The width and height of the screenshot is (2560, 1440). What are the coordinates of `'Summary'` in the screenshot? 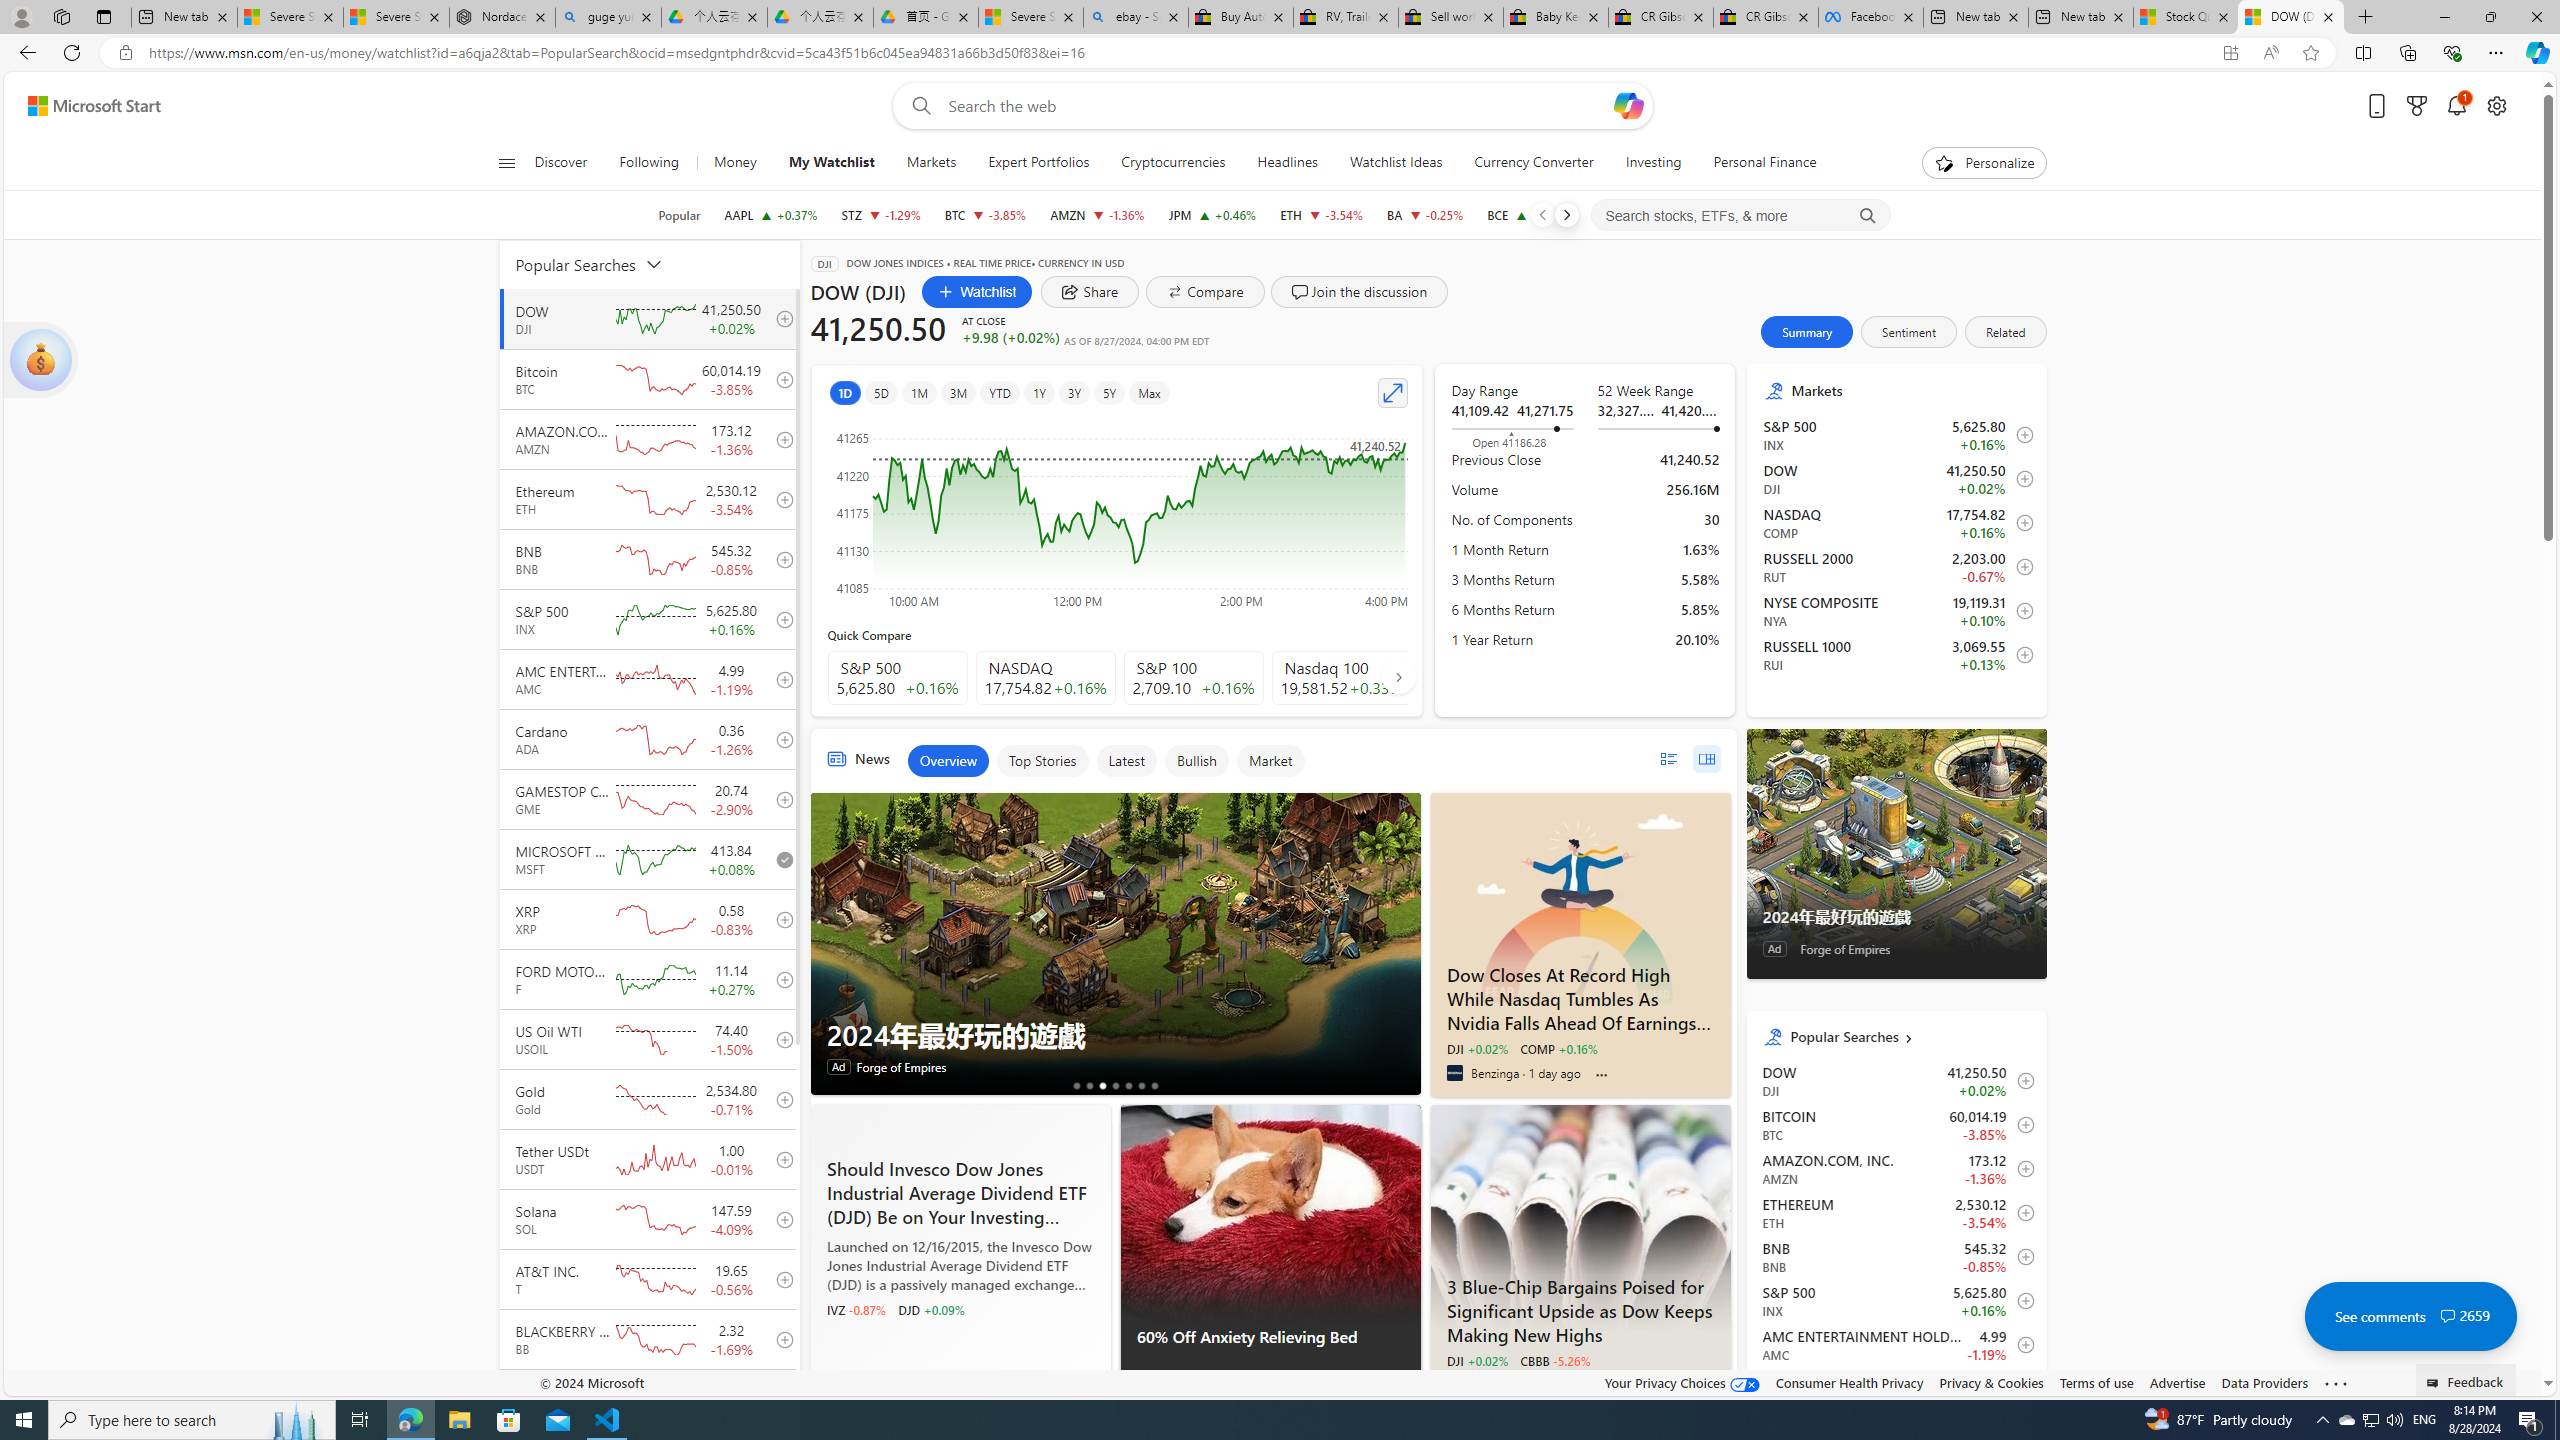 It's located at (1806, 330).